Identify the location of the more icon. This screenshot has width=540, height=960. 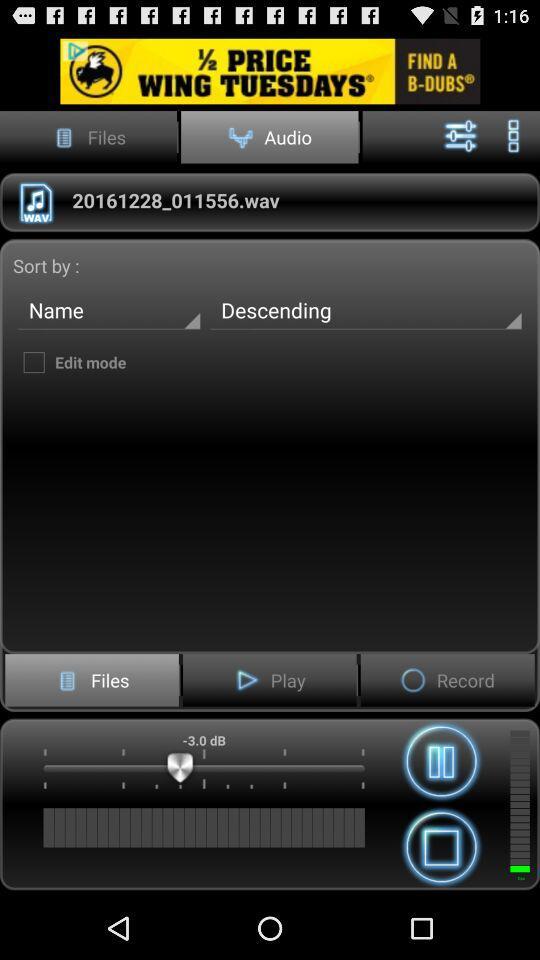
(513, 144).